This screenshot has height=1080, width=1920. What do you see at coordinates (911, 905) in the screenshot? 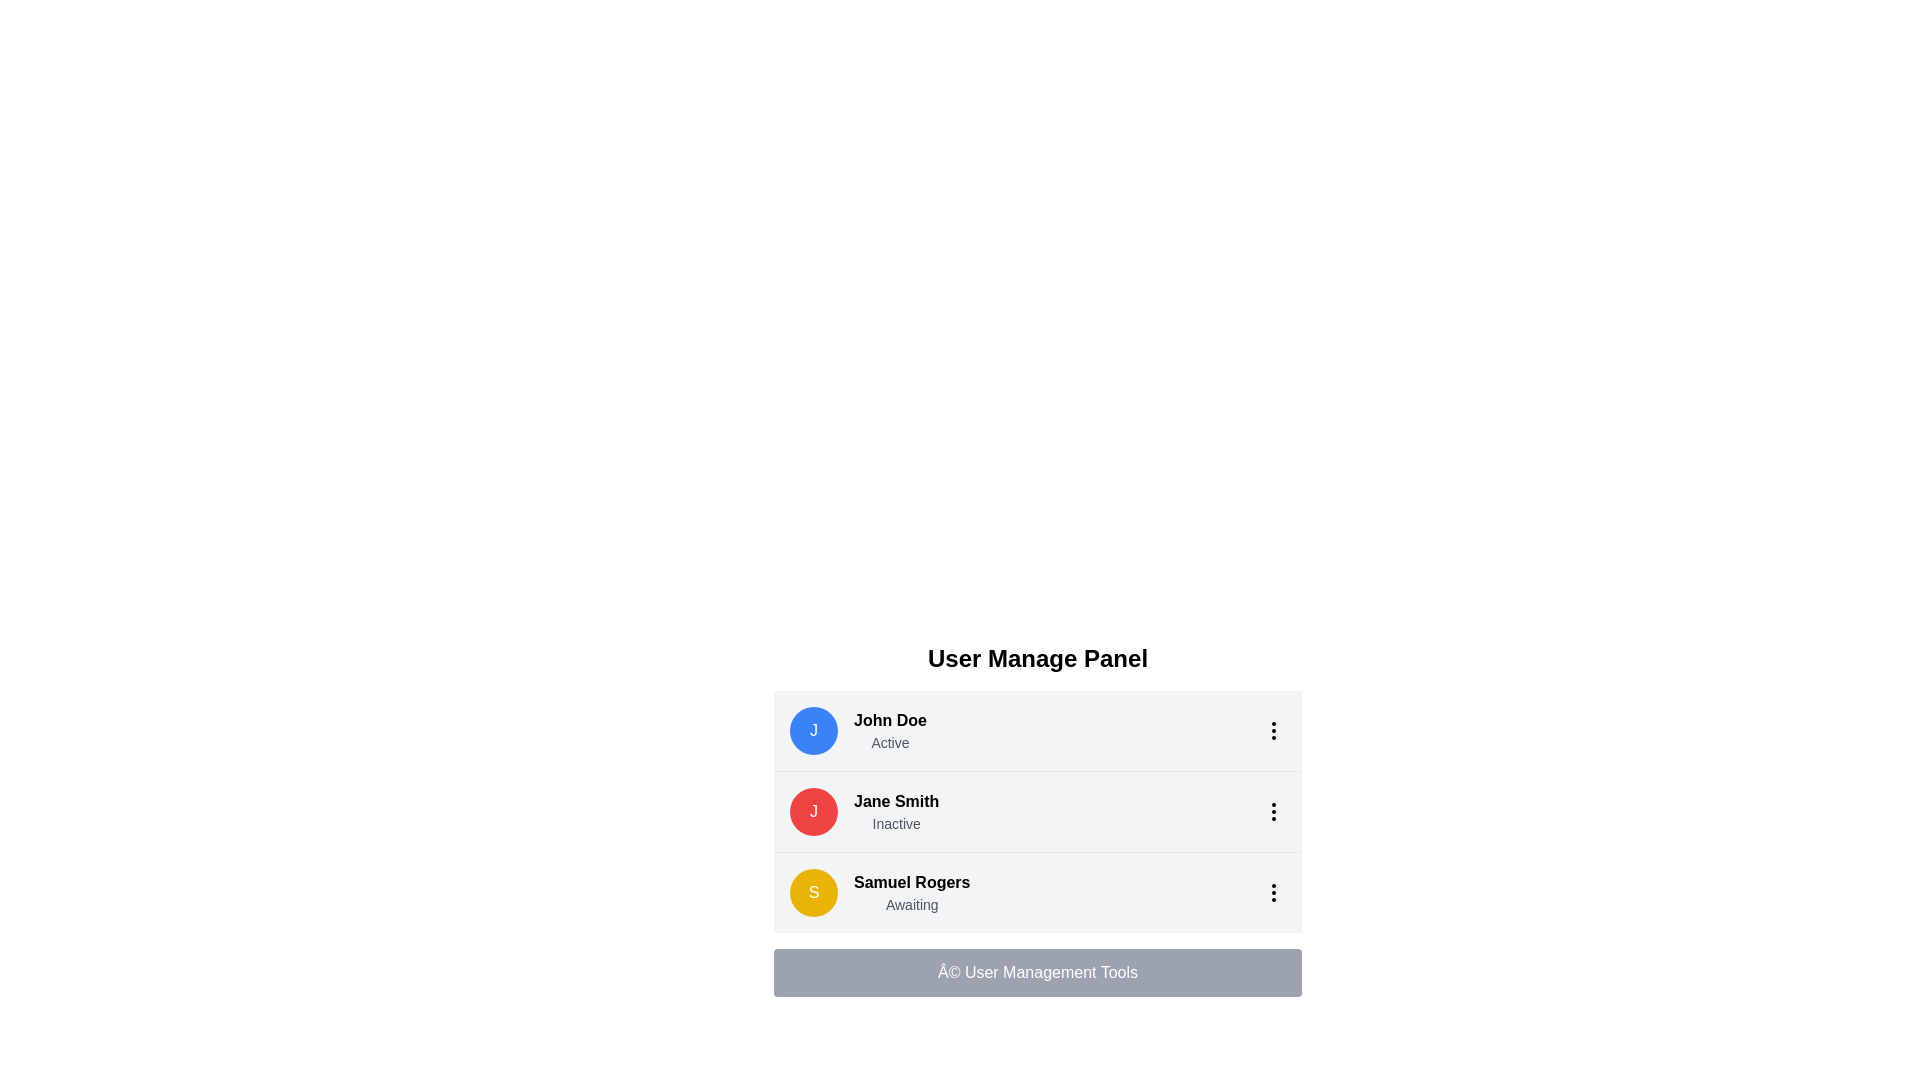
I see `the text label 'Awaiting' that appears in smaller gray font, located beneath 'Samuel Rogers' in the third user list entry of the User Manage Panel` at bounding box center [911, 905].